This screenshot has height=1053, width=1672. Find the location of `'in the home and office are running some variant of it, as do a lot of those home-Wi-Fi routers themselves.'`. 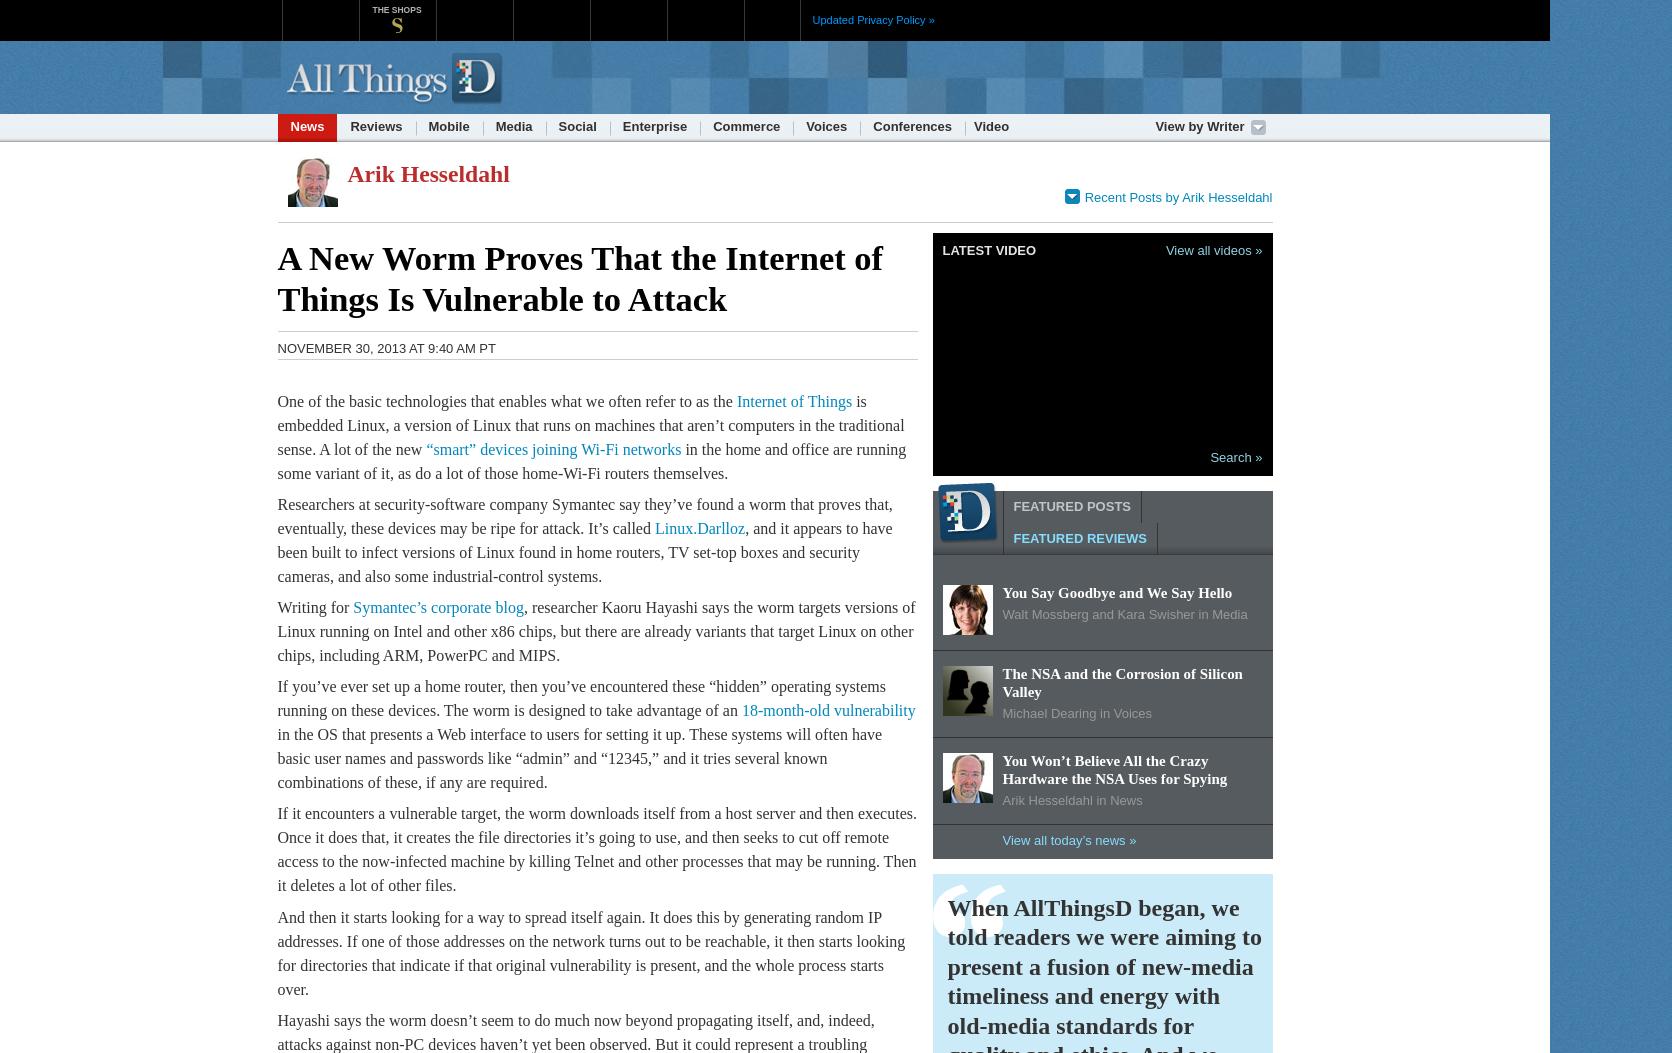

'in the home and office are running some variant of it, as do a lot of those home-Wi-Fi routers themselves.' is located at coordinates (590, 459).